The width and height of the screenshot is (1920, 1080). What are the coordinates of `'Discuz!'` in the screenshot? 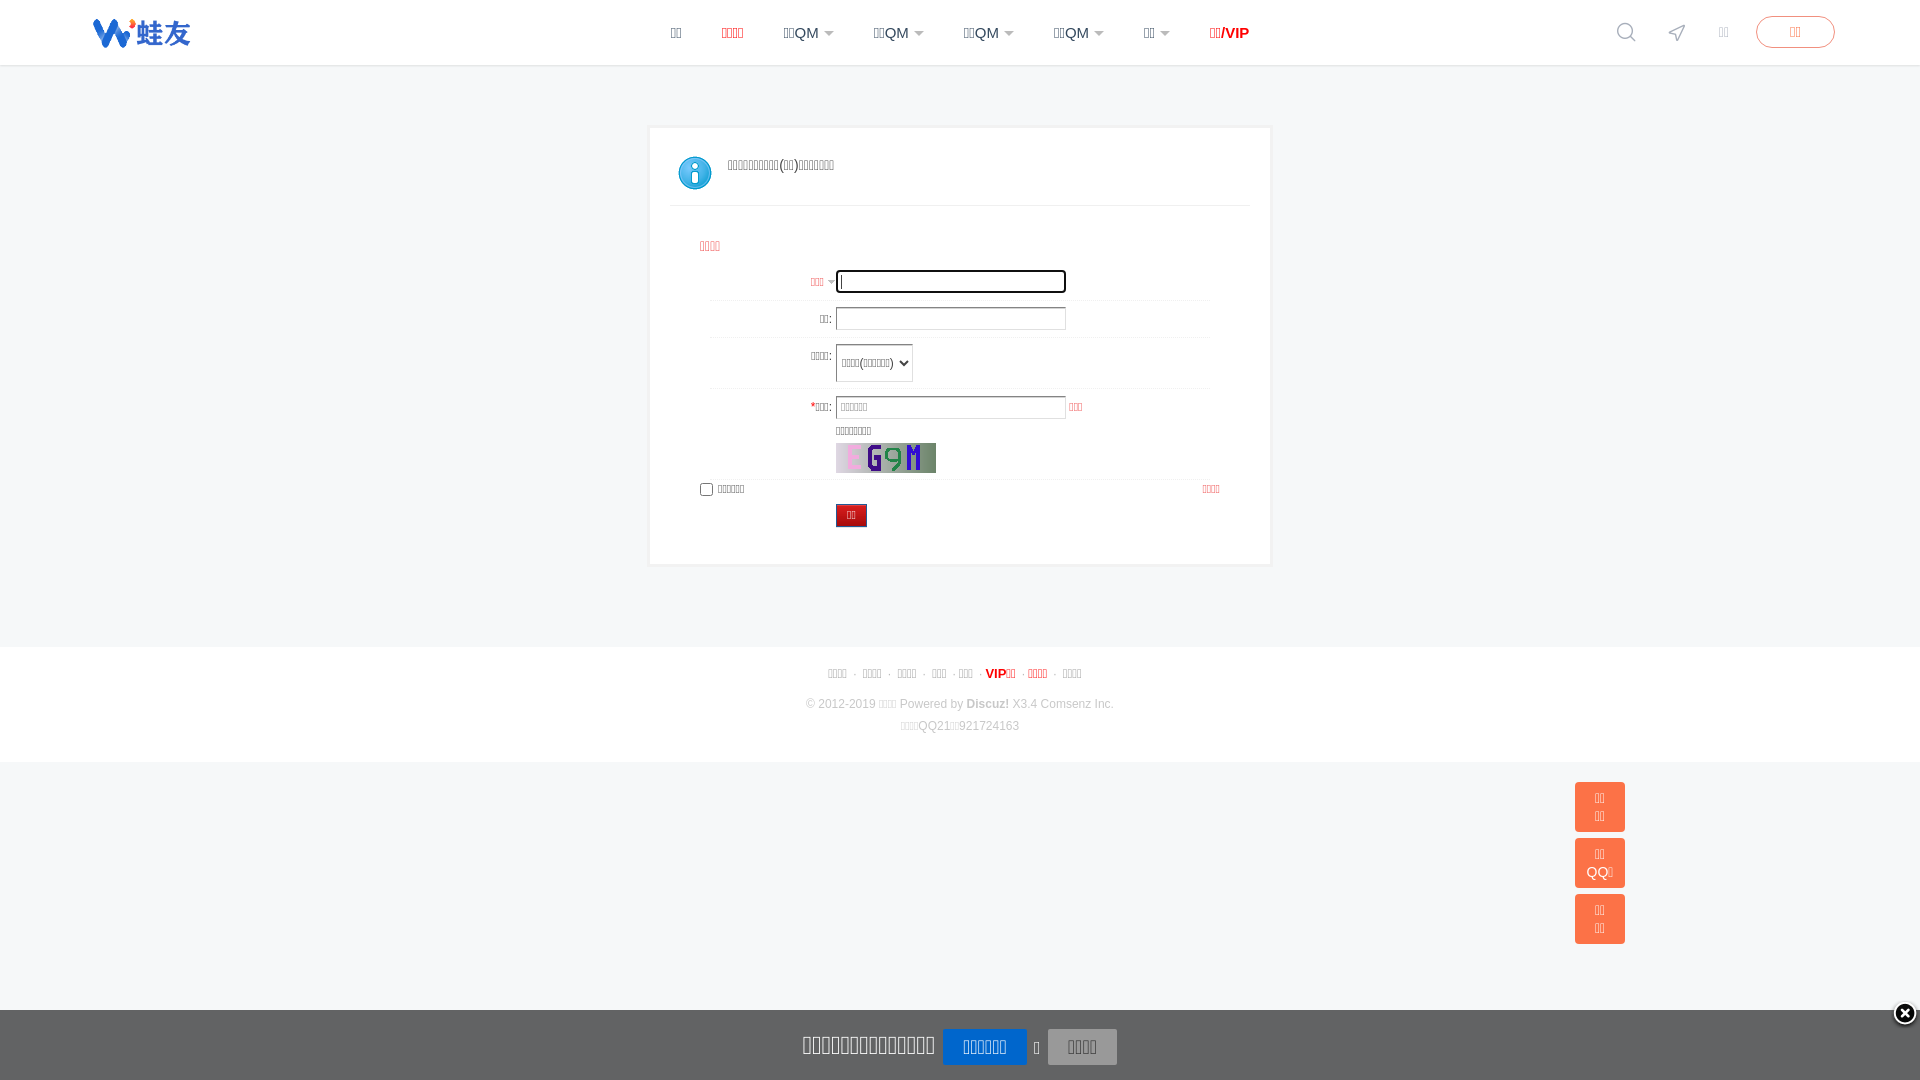 It's located at (988, 703).